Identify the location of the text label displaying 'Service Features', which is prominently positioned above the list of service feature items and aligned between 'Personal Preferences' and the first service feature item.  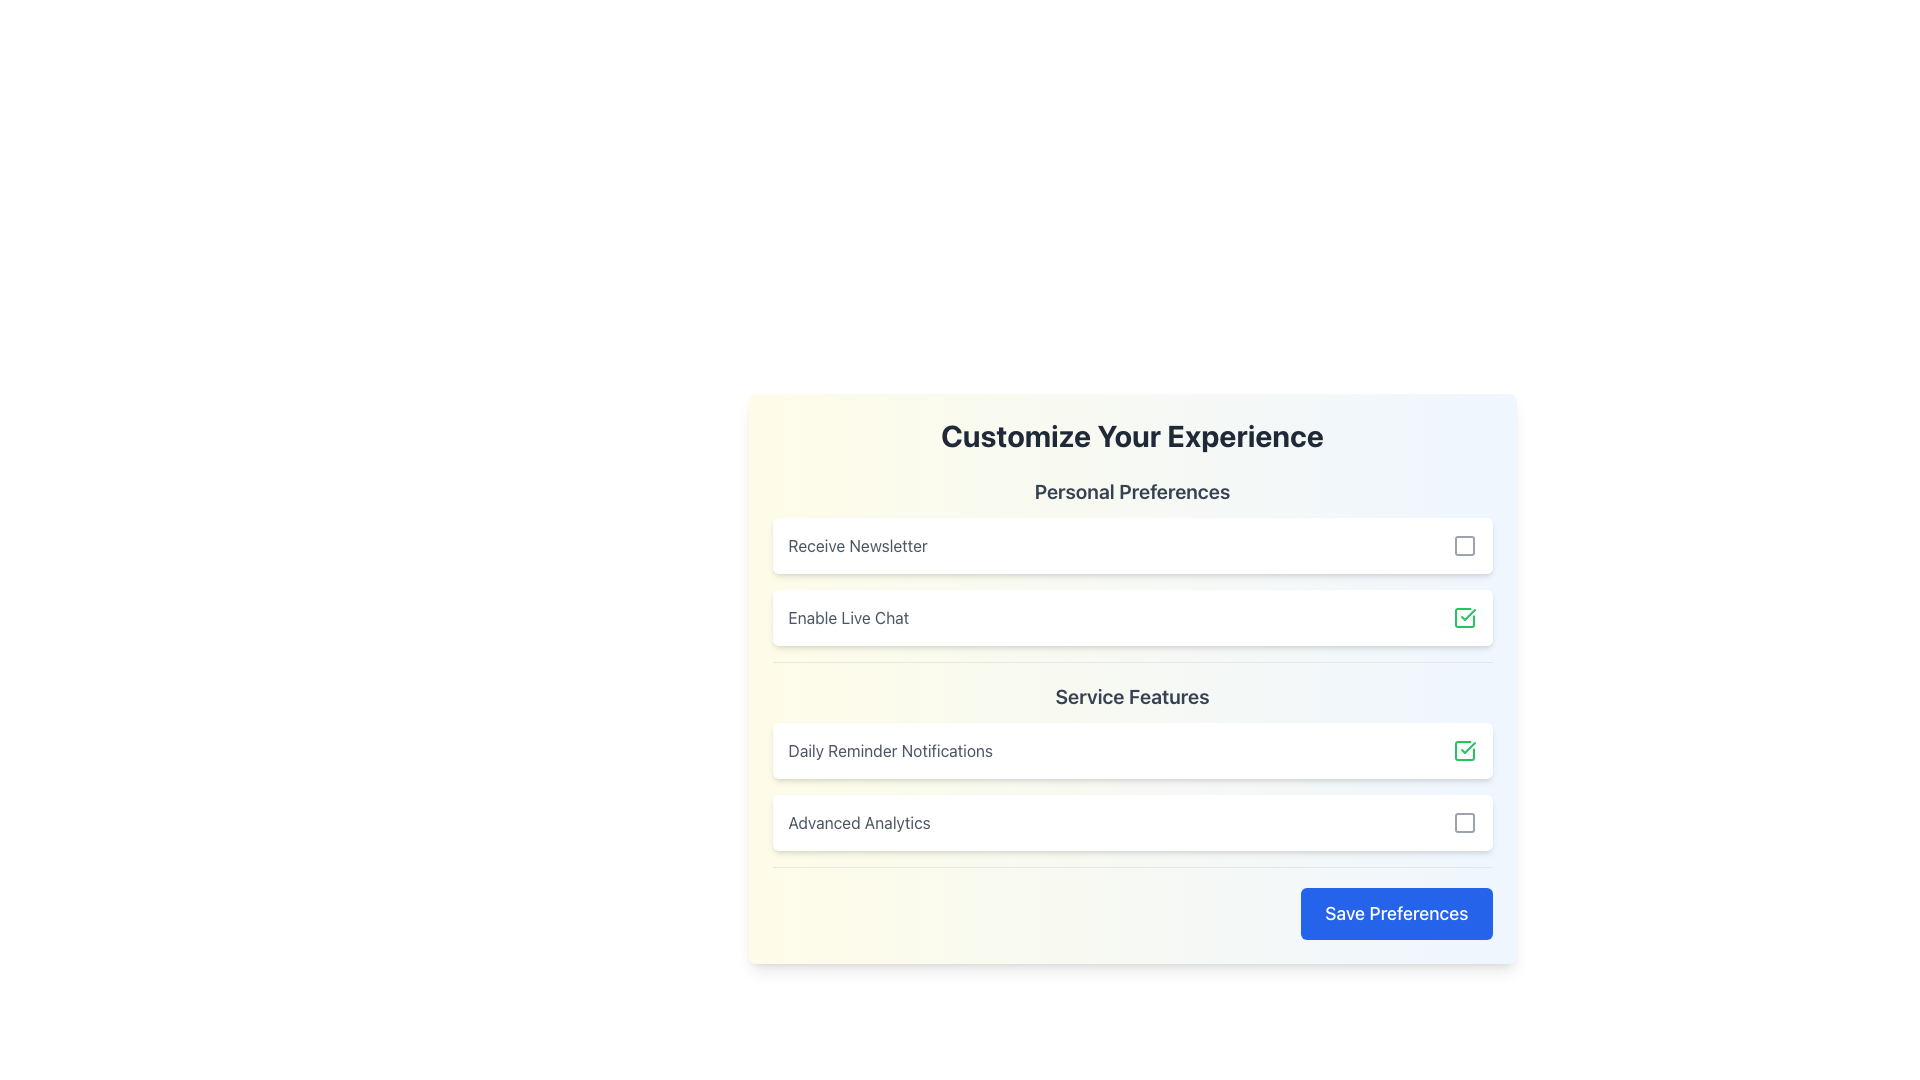
(1132, 696).